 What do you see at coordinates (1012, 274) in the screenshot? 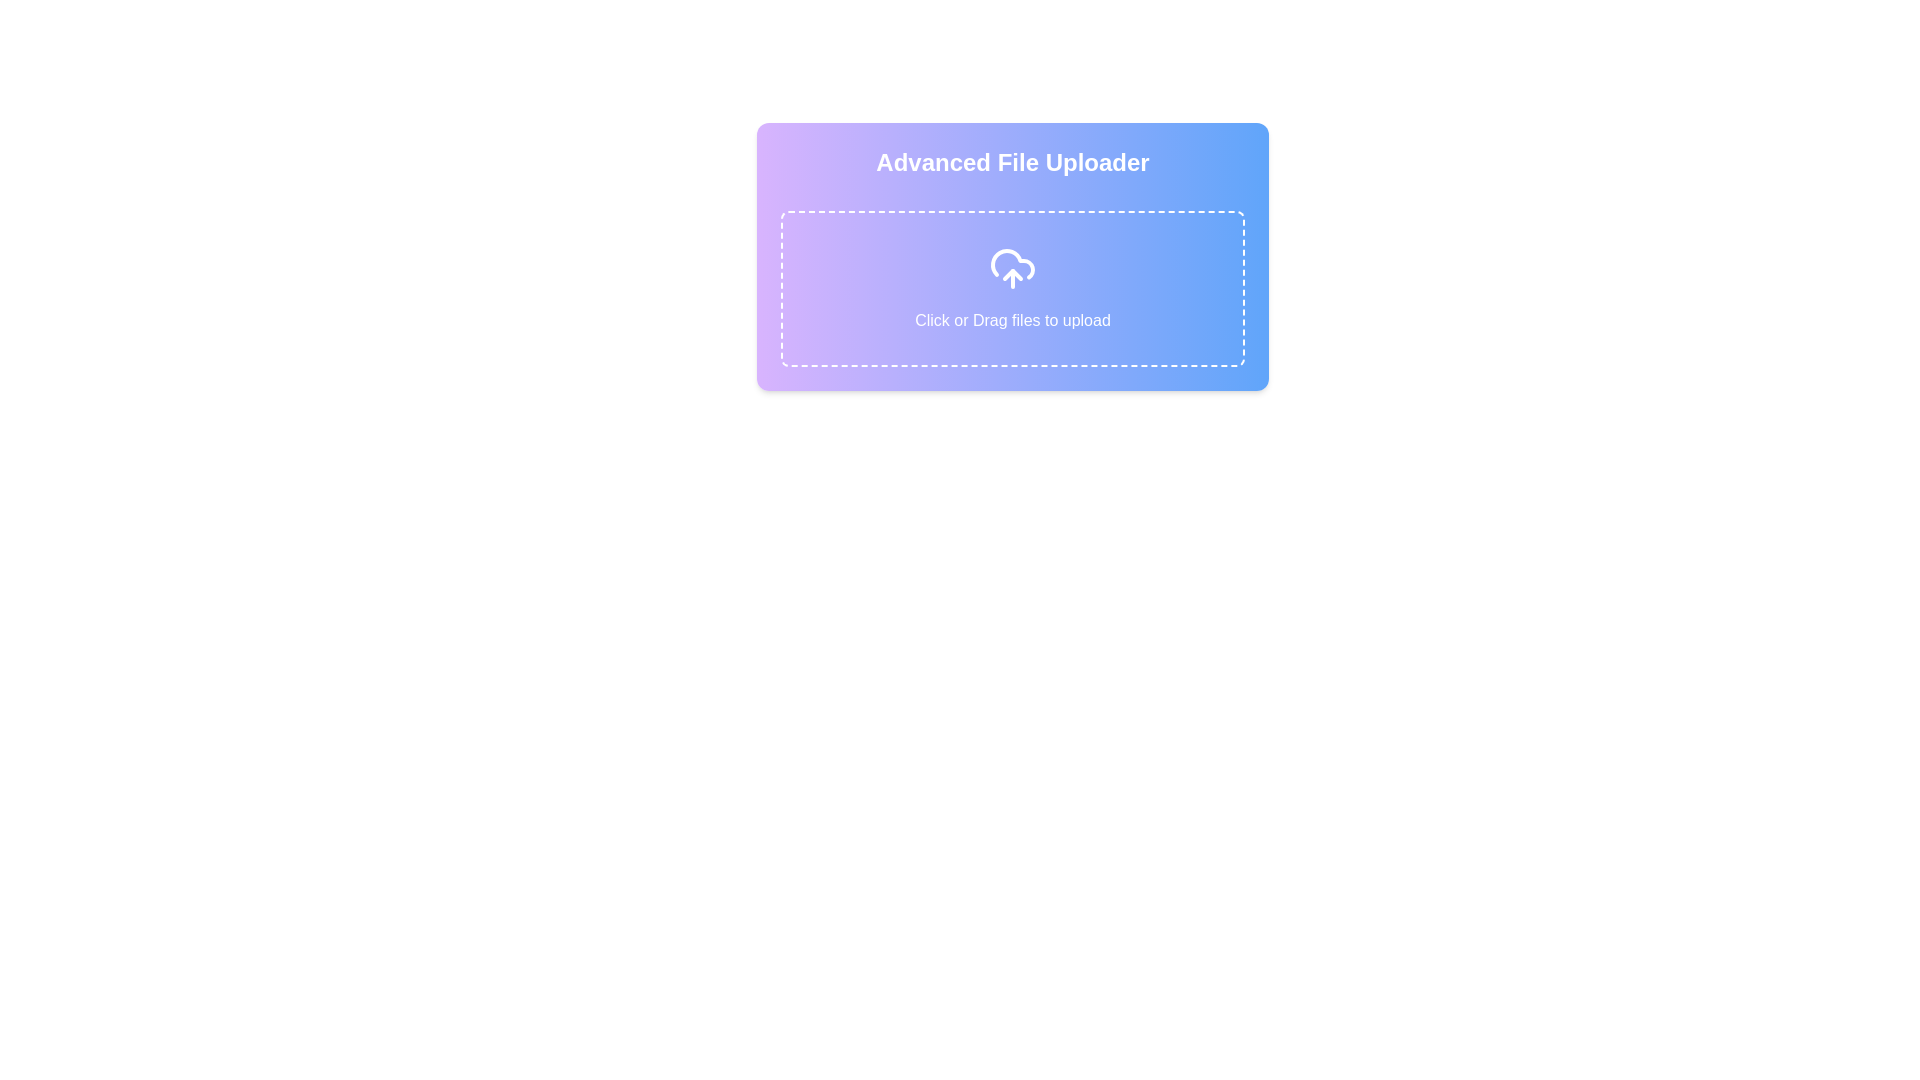
I see `the Decorative icon used for uploading data, which is located in the lower region of the SVG element` at bounding box center [1012, 274].